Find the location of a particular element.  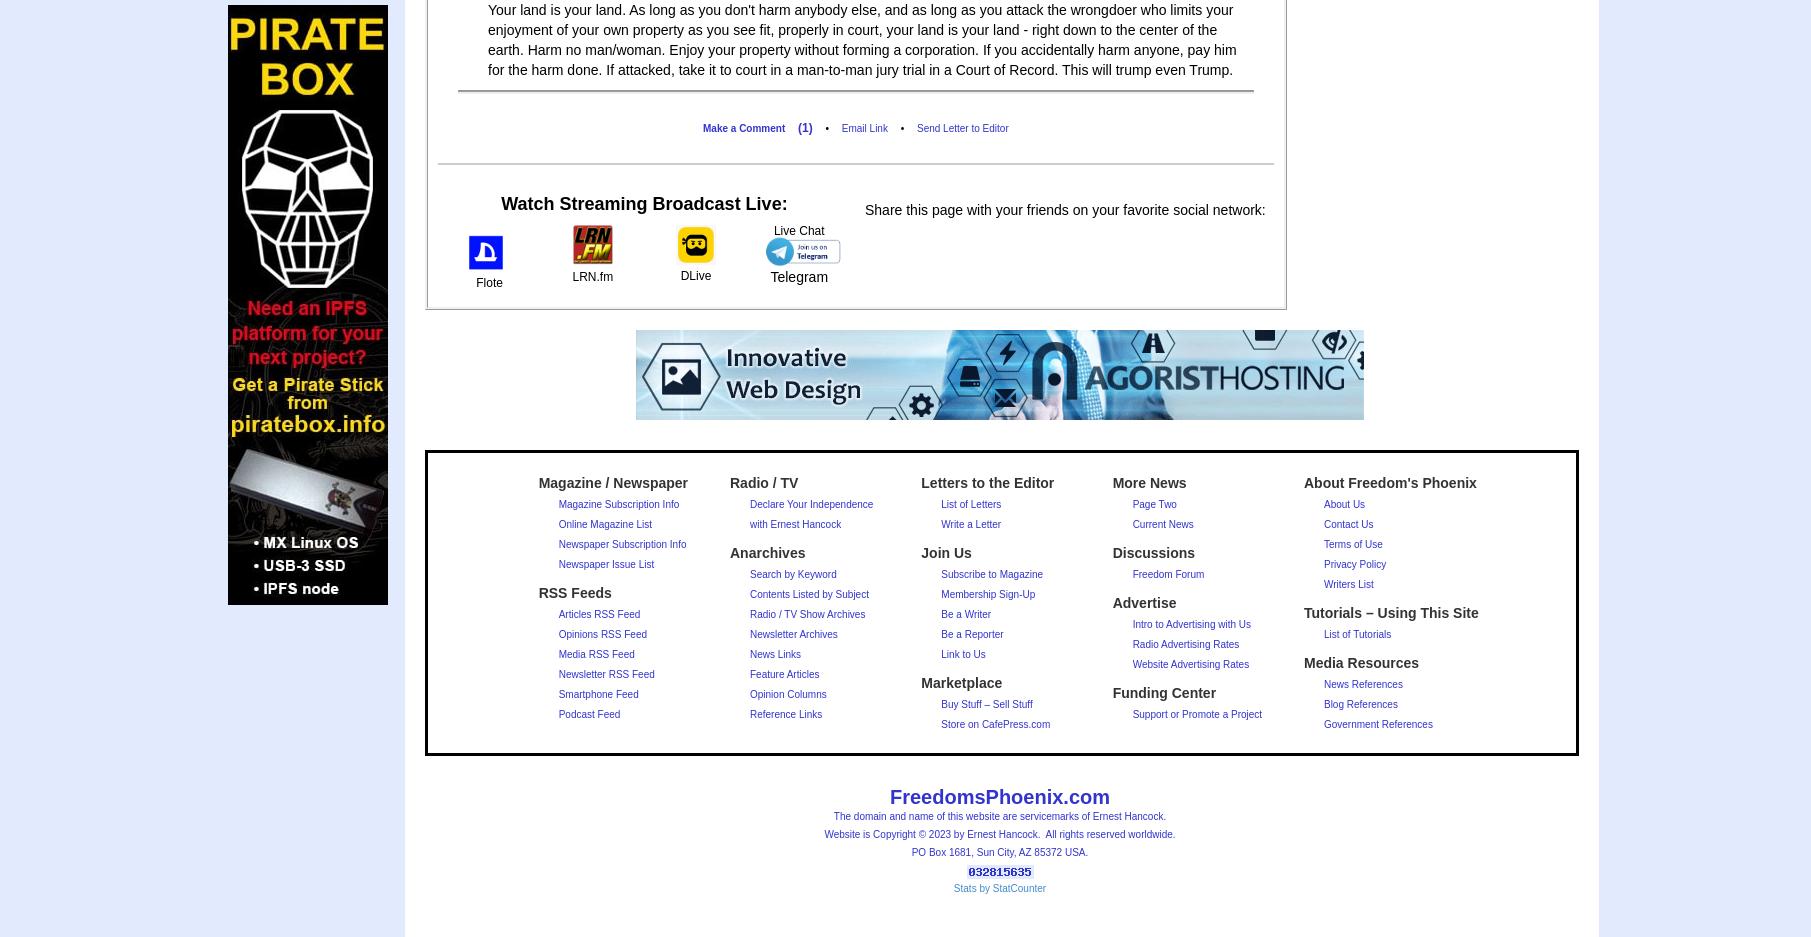

'Radio / TV' is located at coordinates (762, 483).